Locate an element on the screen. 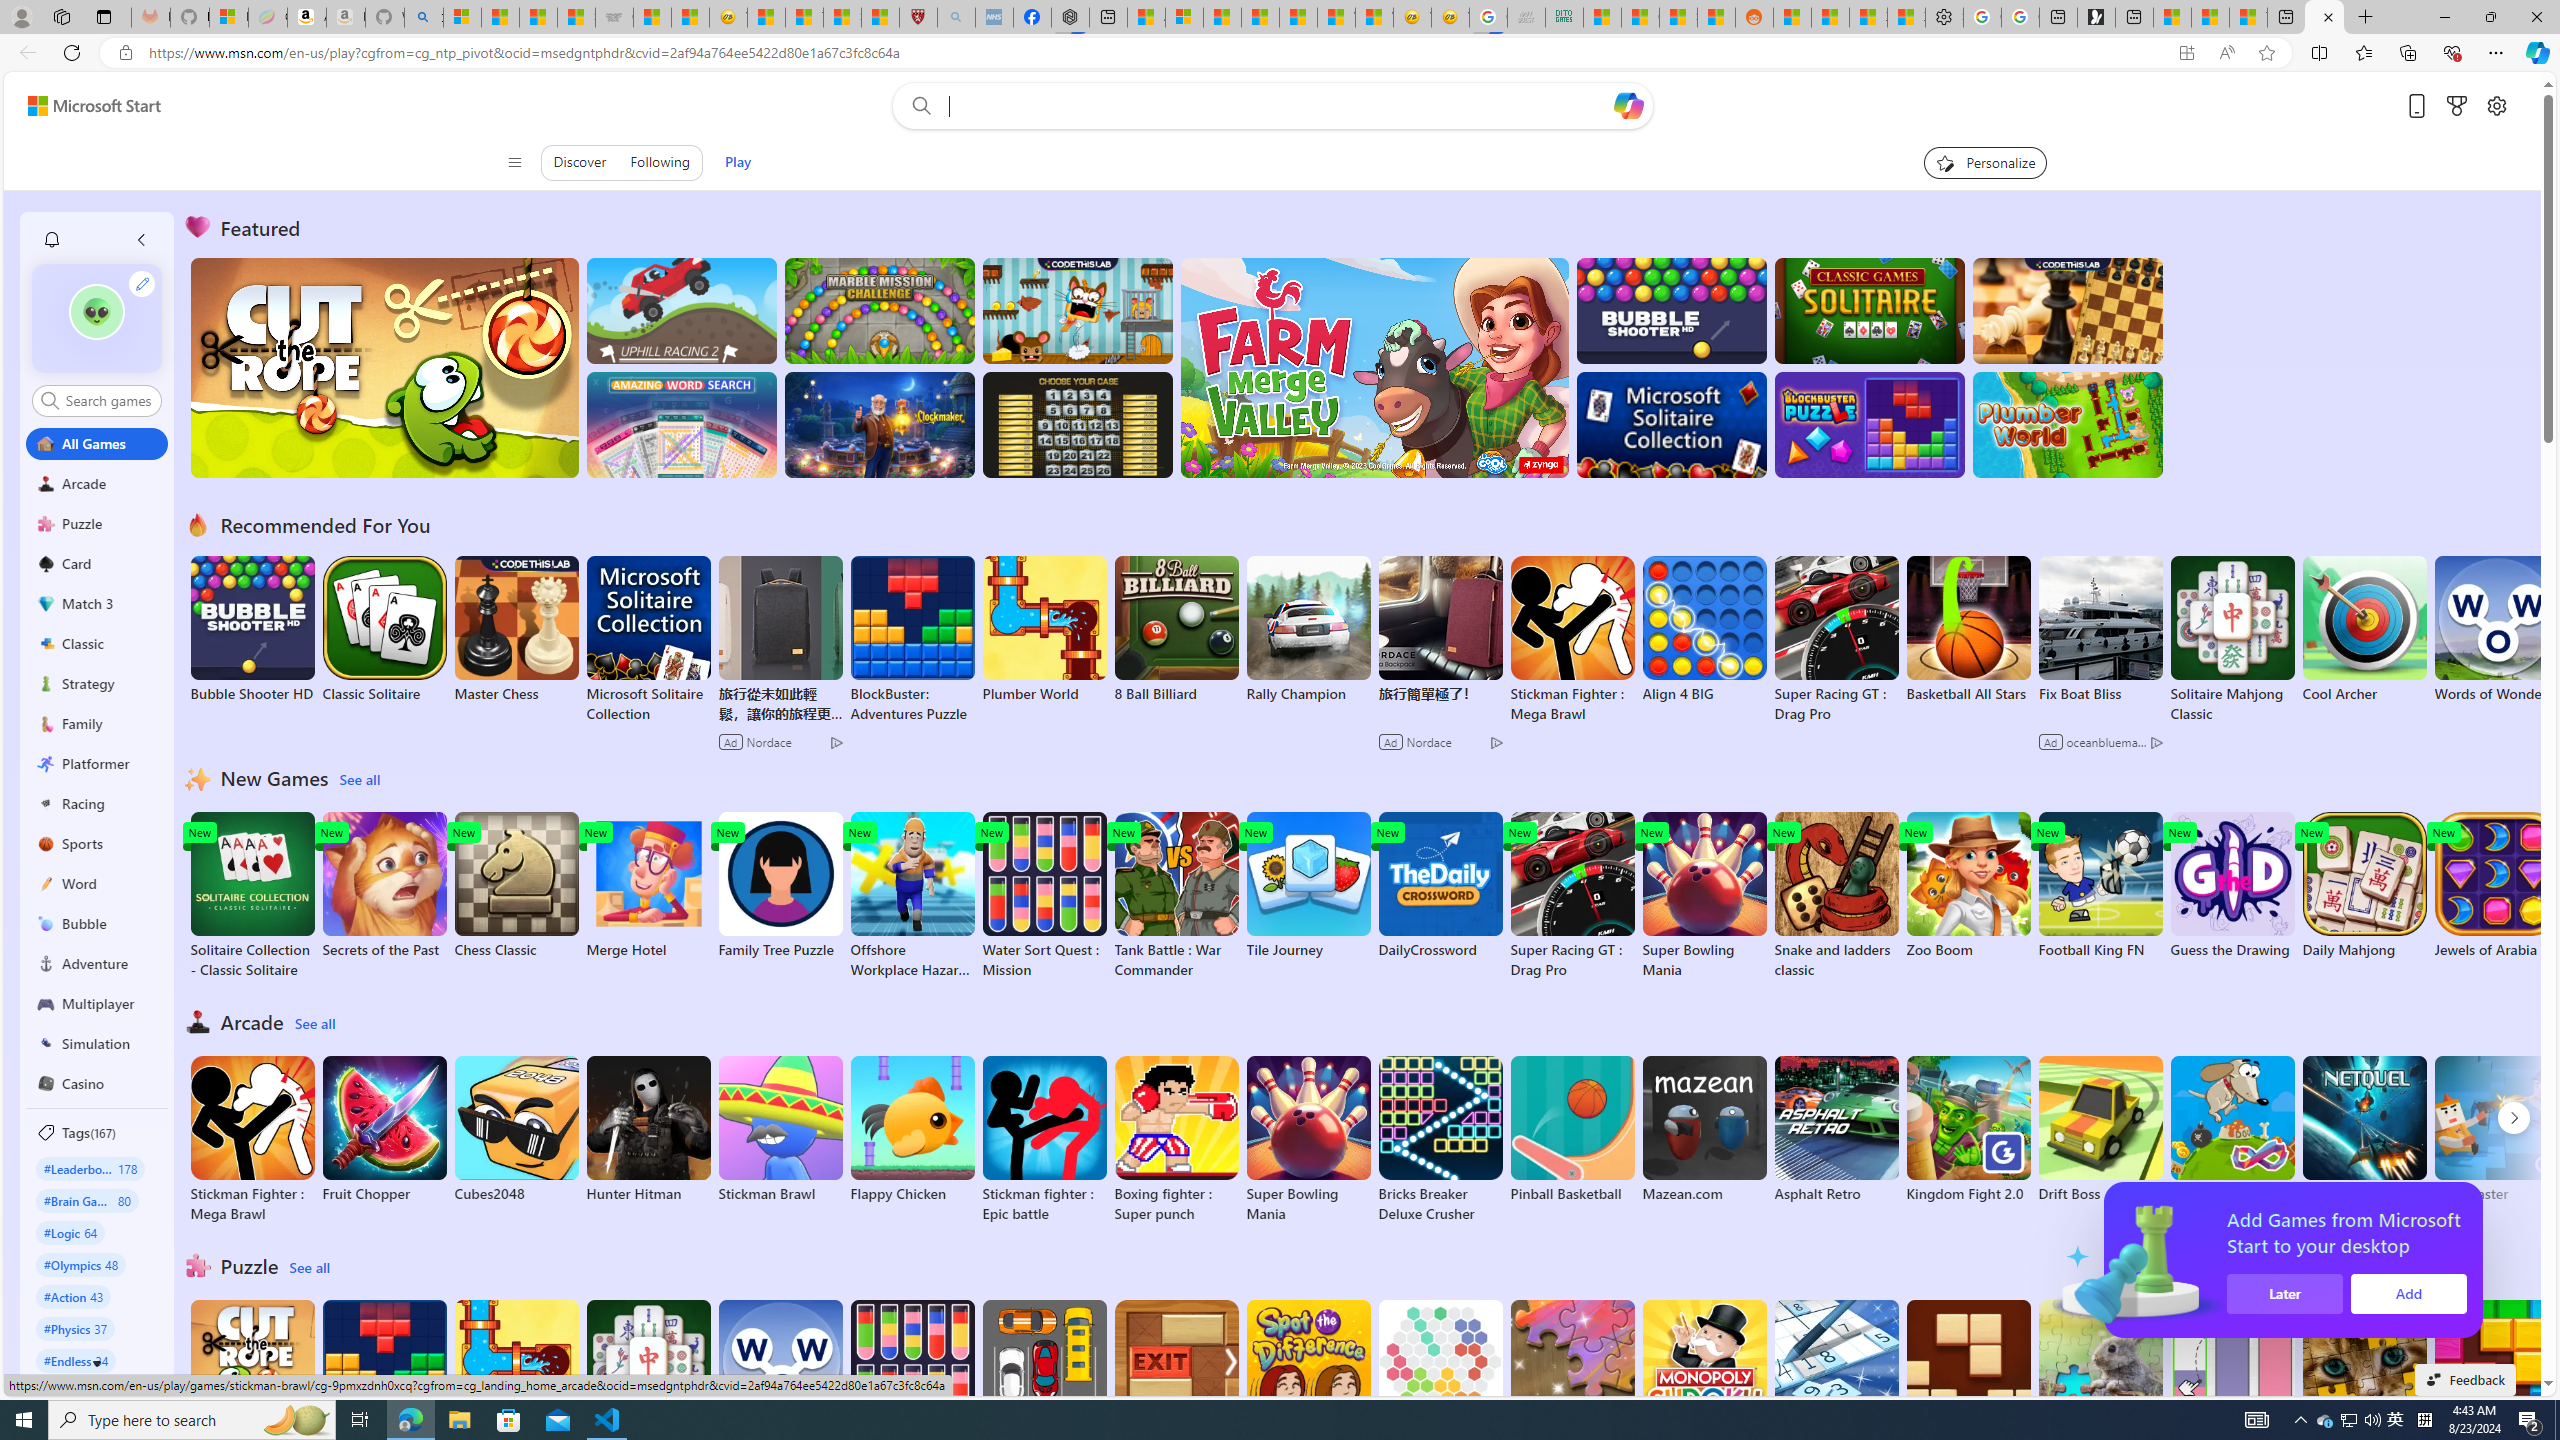  'Class: profile-edit' is located at coordinates (142, 283).